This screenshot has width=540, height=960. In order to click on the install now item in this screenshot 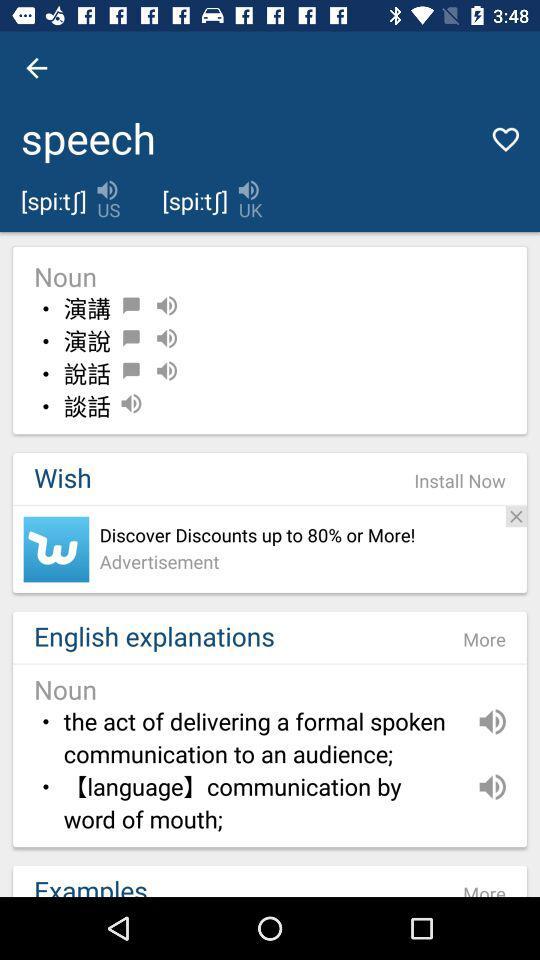, I will do `click(460, 480)`.